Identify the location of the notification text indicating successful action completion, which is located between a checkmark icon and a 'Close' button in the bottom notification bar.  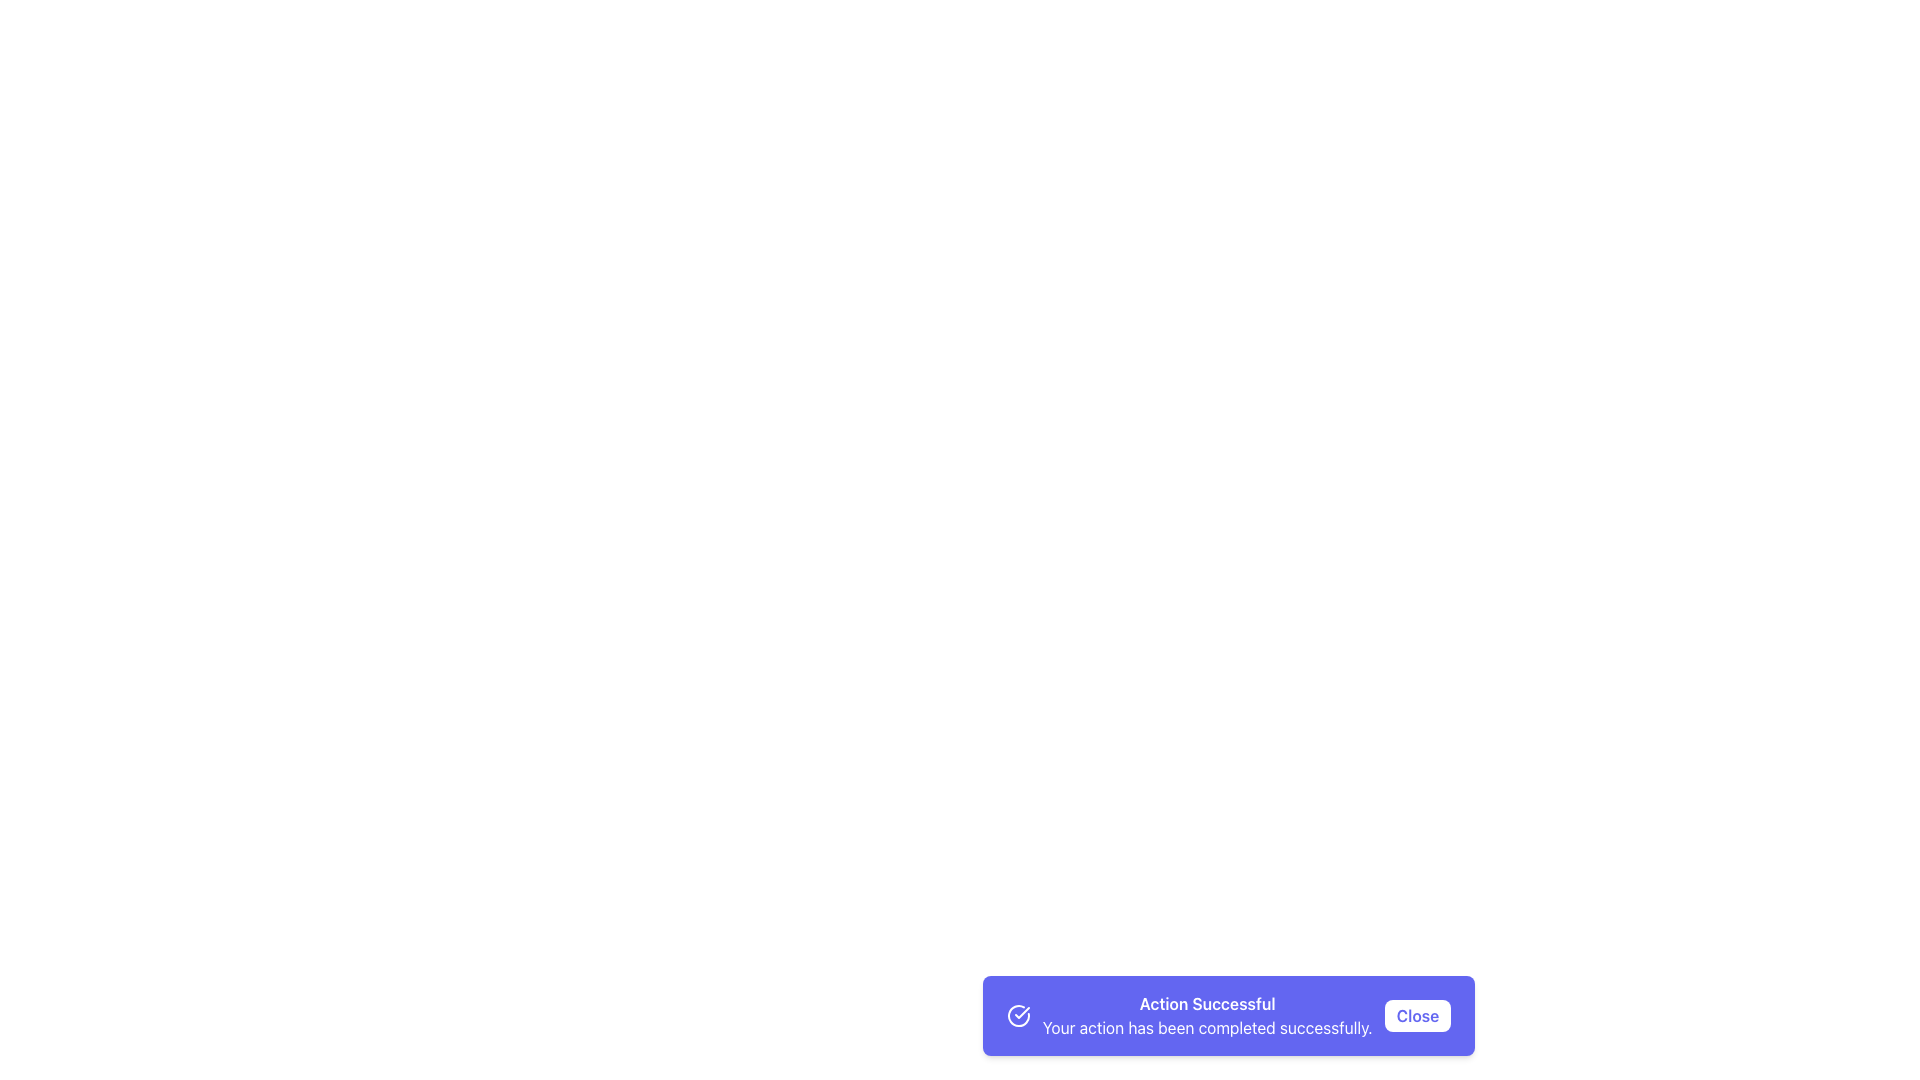
(1206, 1015).